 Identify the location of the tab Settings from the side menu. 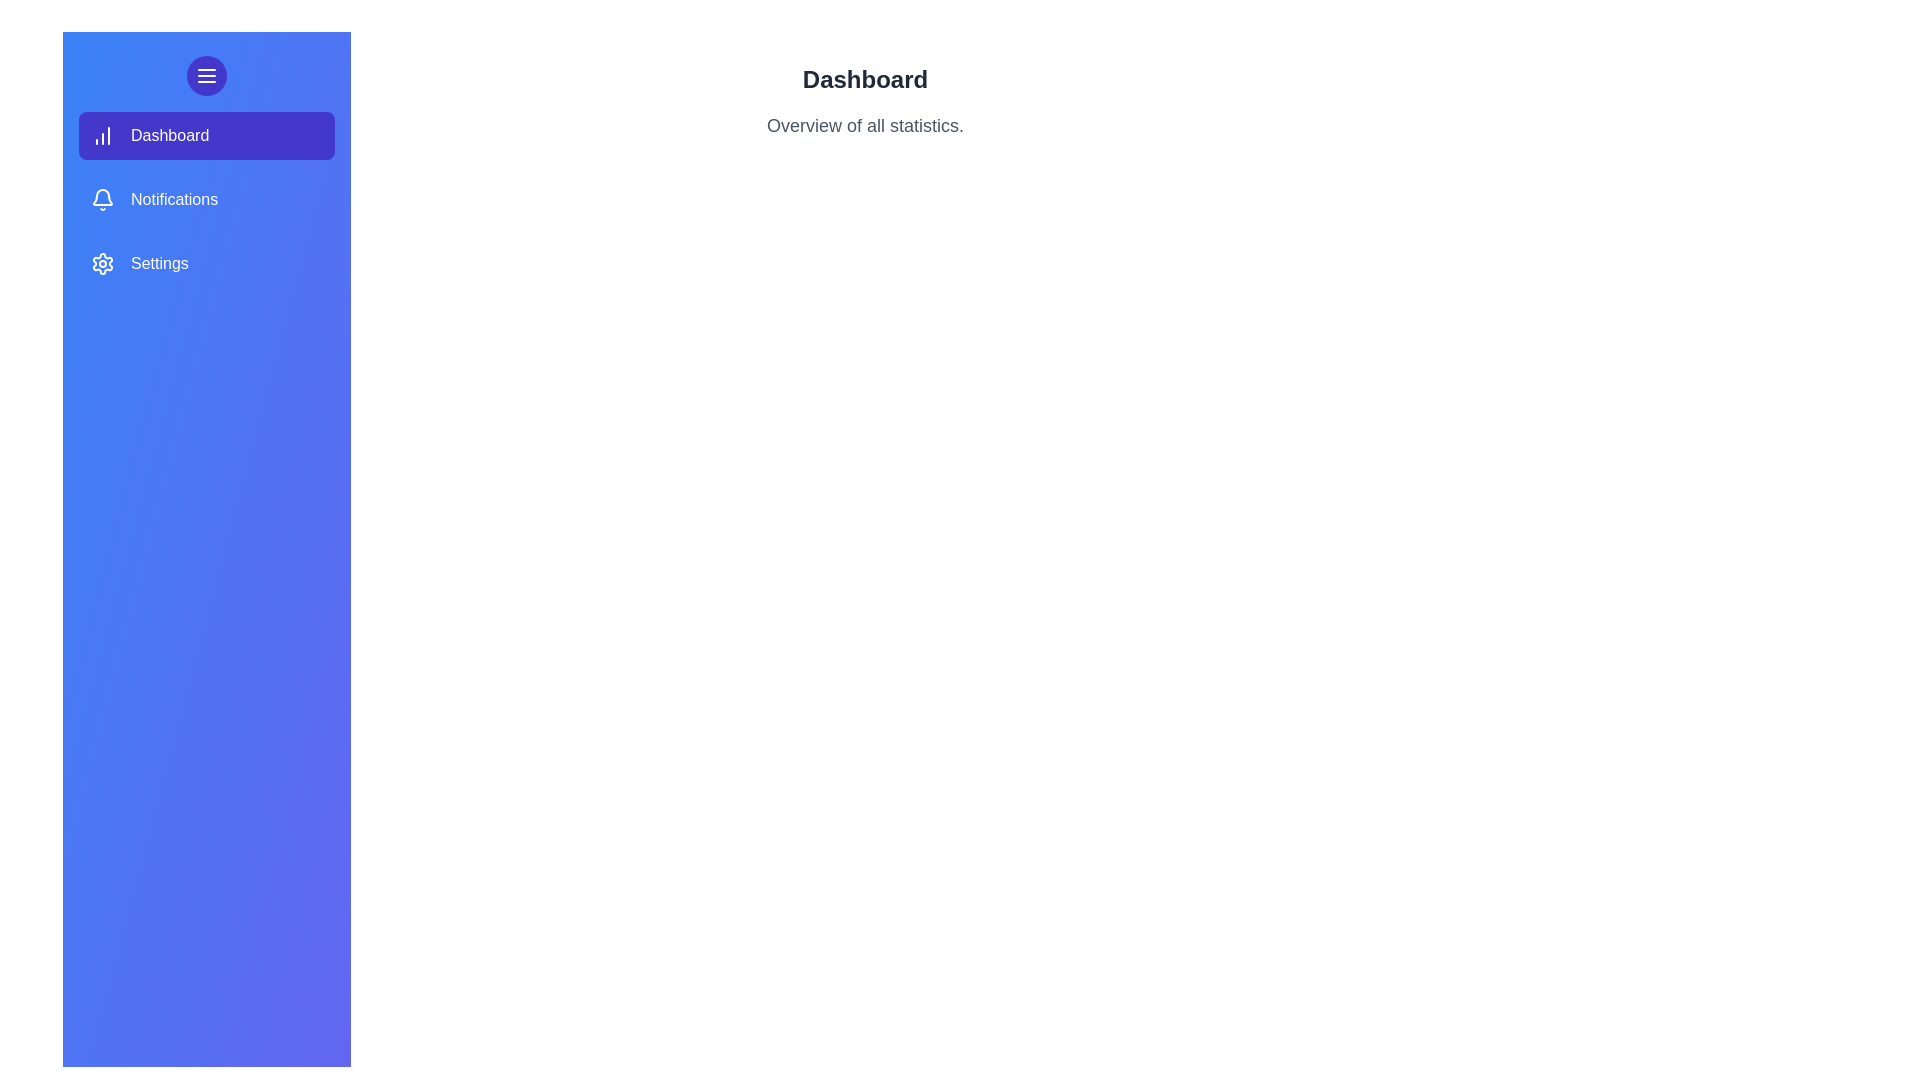
(206, 262).